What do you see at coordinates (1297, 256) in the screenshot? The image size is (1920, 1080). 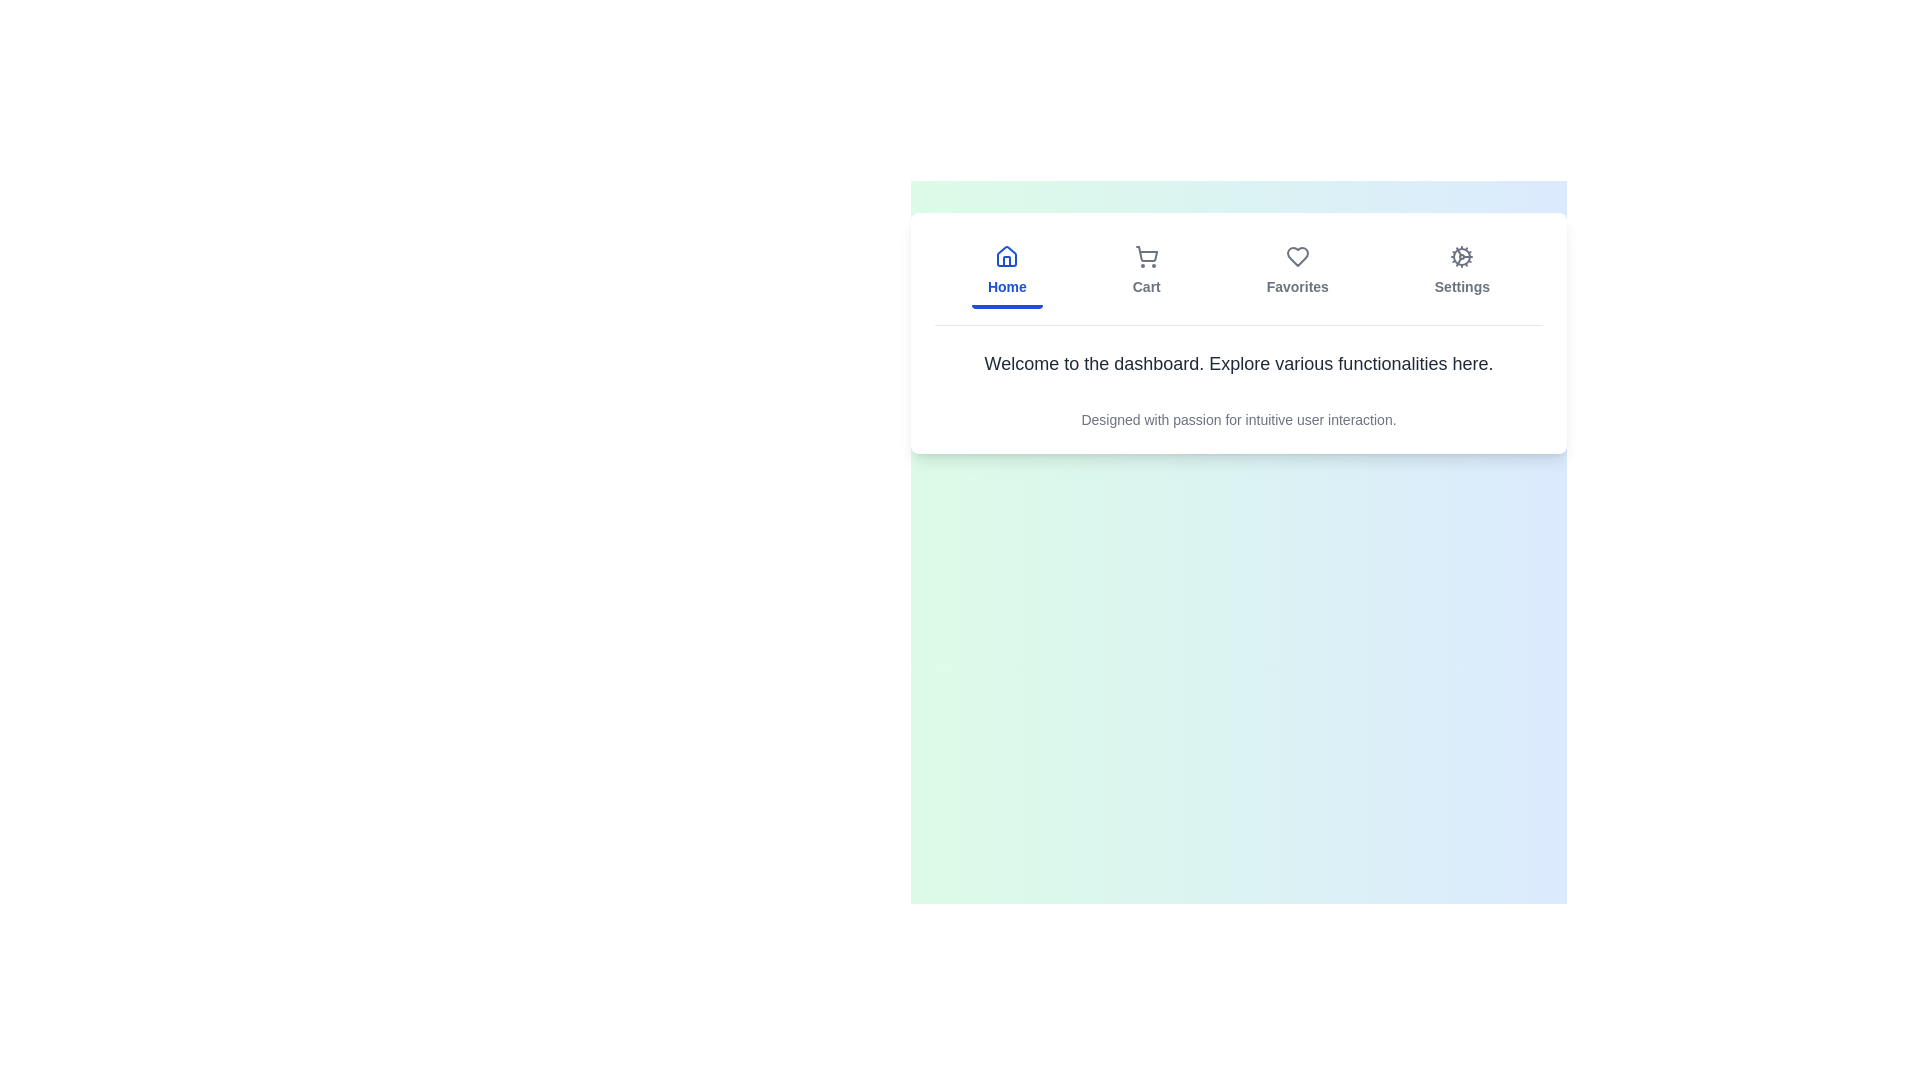 I see `the heart-shaped icon in the 'Favorites' section of the top navigation bar` at bounding box center [1297, 256].